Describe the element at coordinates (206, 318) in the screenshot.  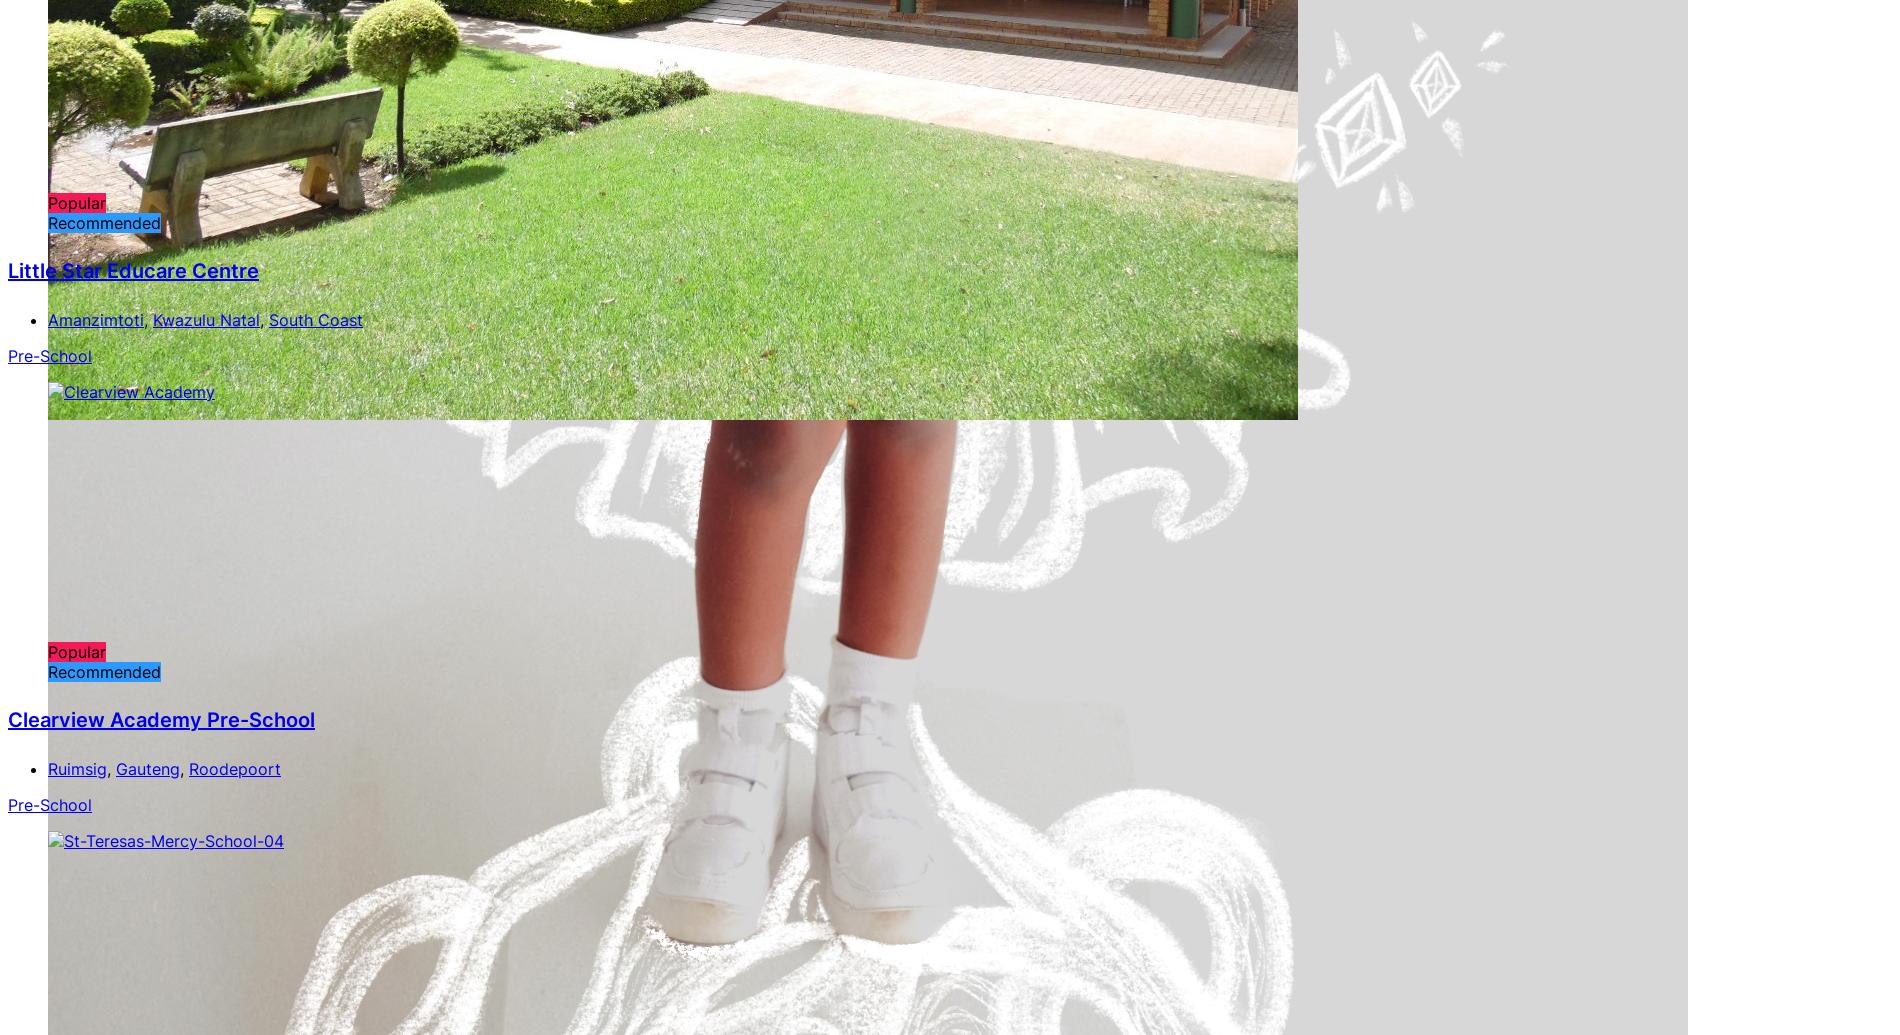
I see `'Kwazulu Natal'` at that location.